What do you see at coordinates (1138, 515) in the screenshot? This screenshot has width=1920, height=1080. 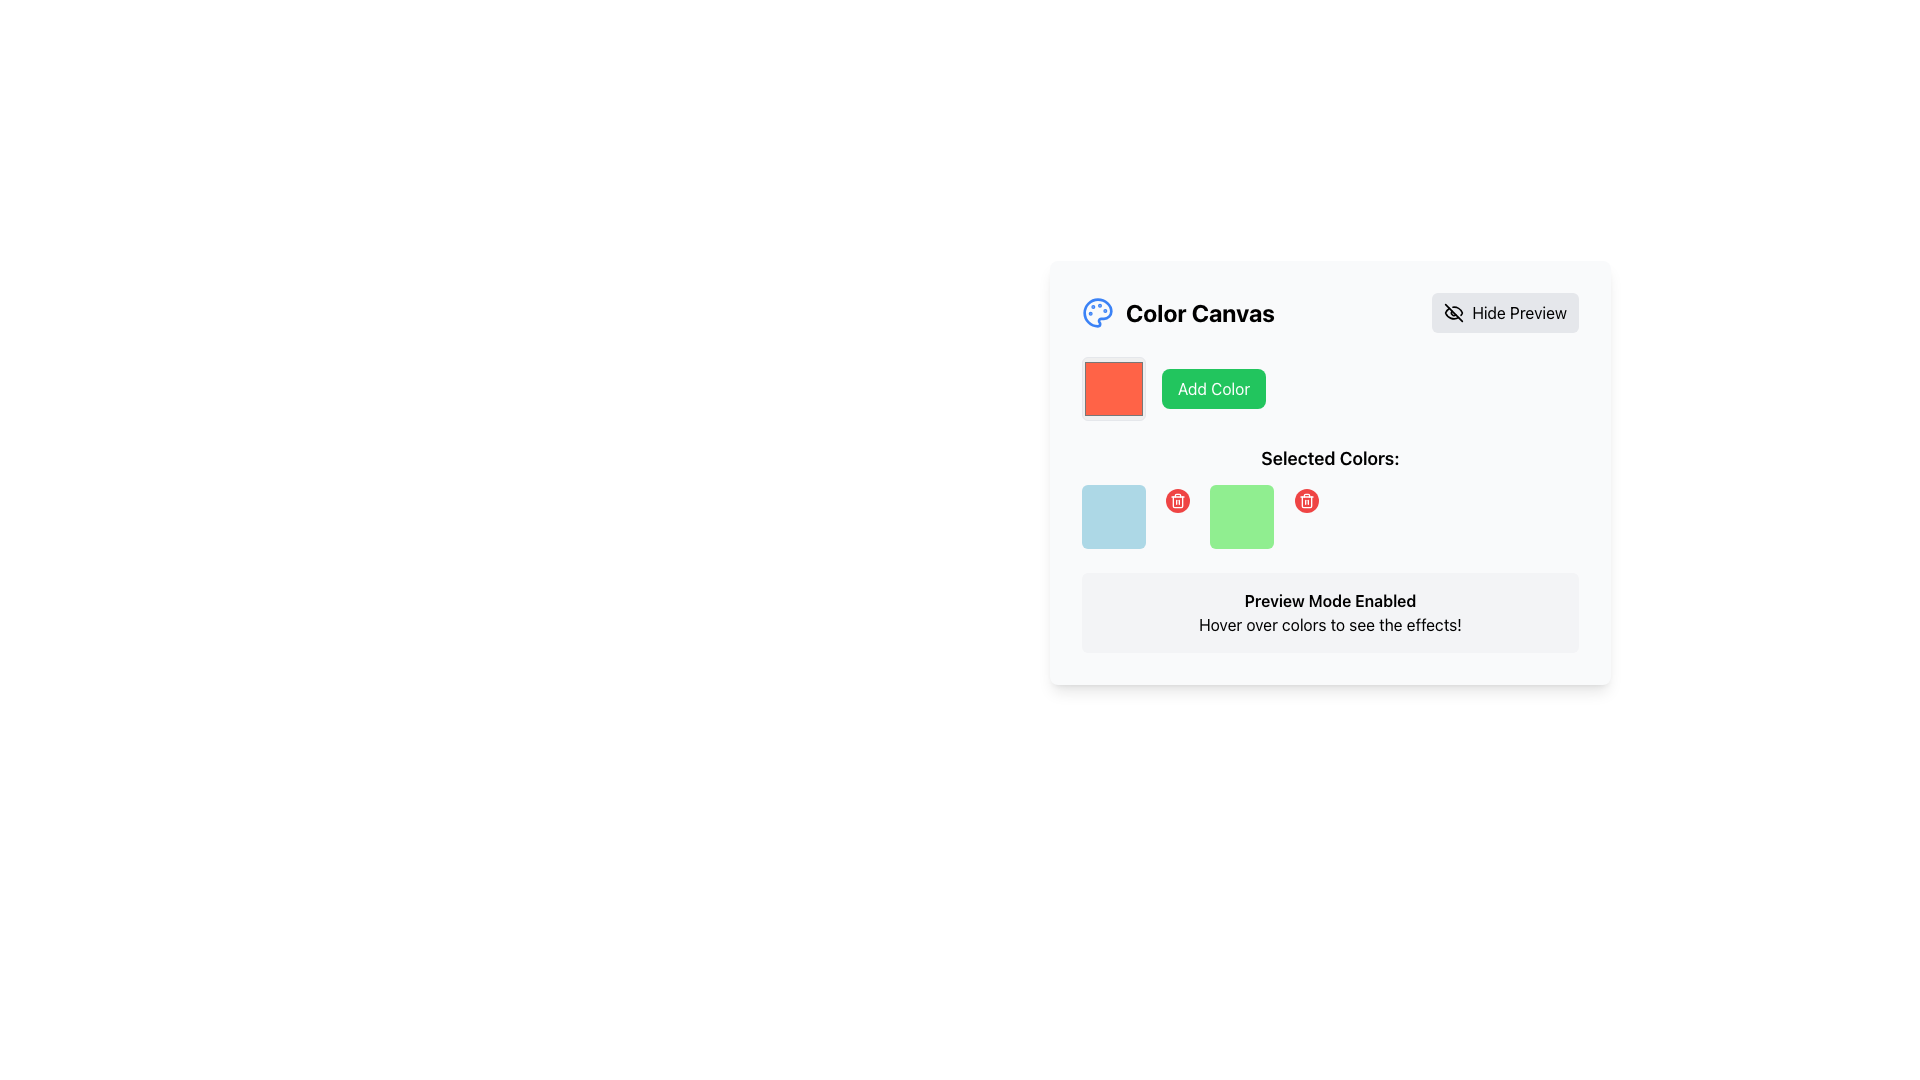 I see `the light blue color representation swatch located` at bounding box center [1138, 515].